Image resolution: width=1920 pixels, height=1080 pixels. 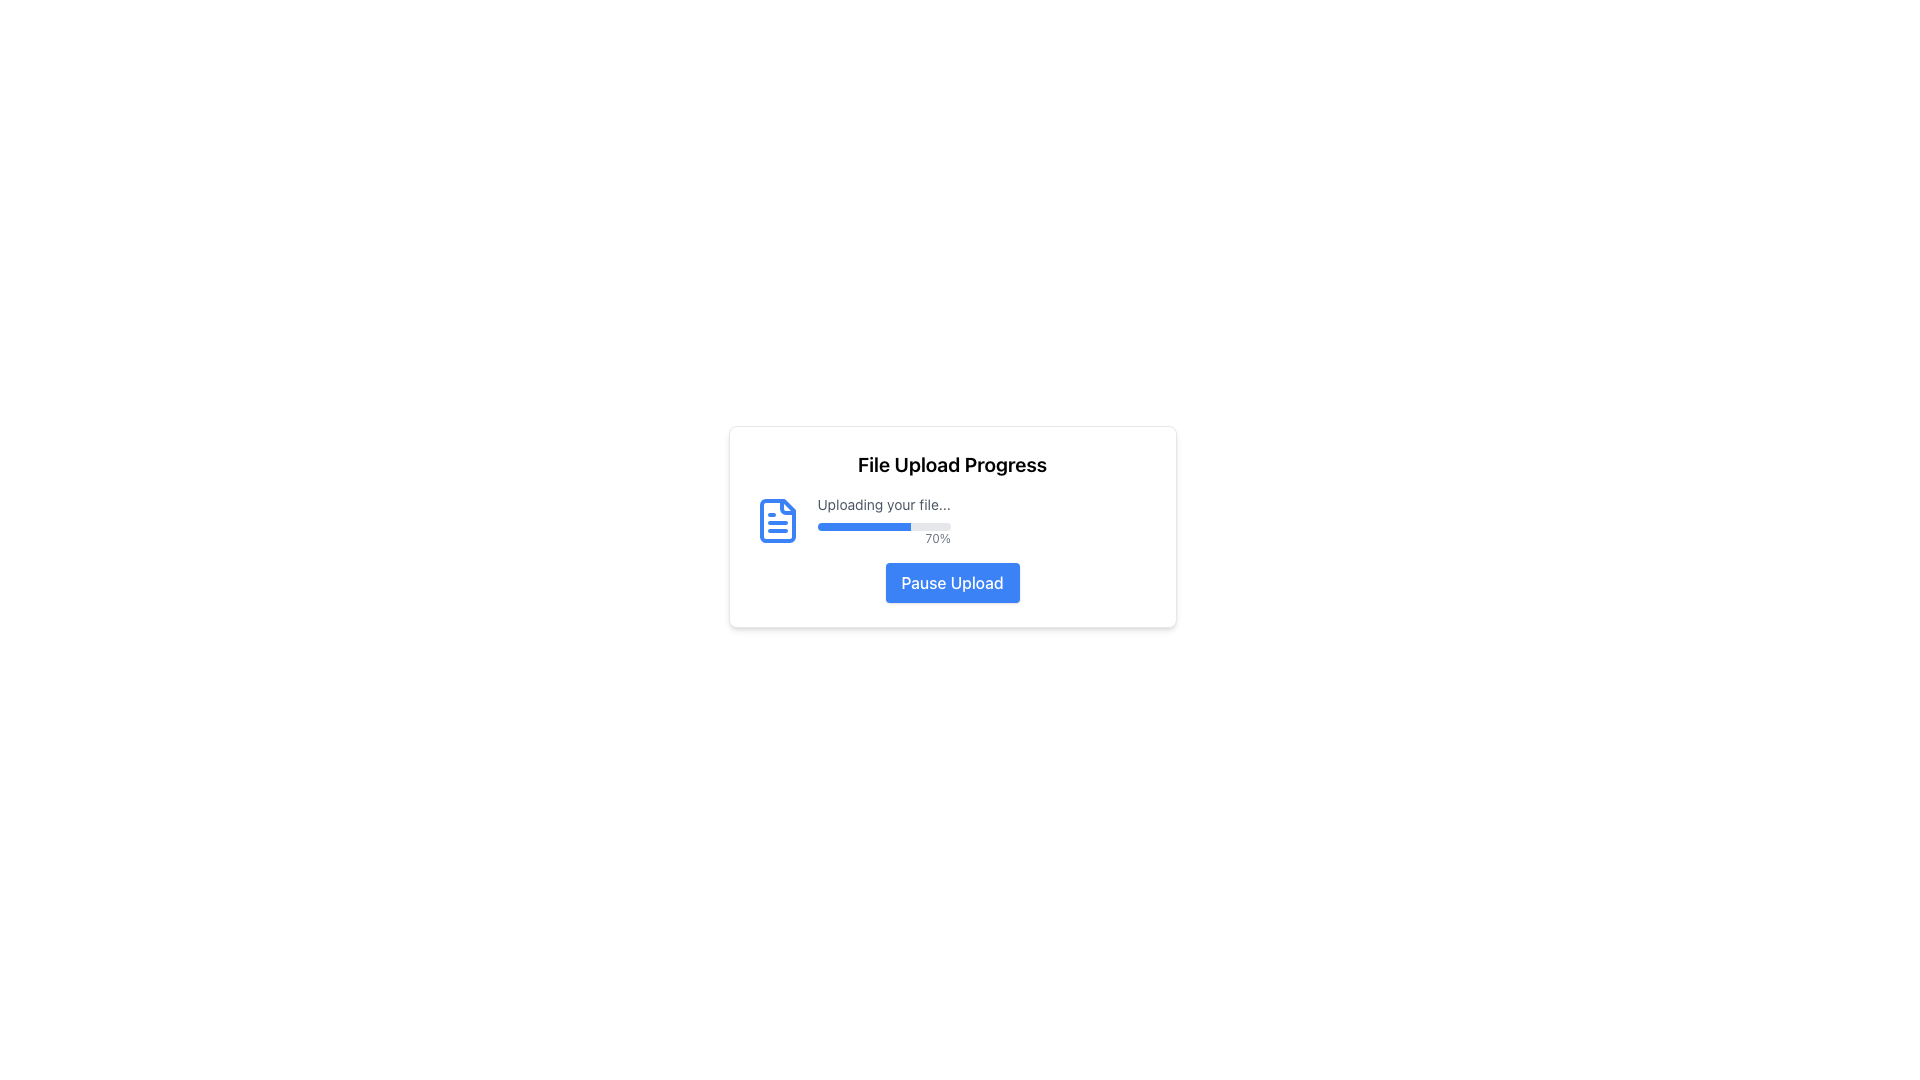 I want to click on the progress indicator for the file upload process, which is located above the 'Pause Upload' button and displays the upload status visually and numerically, so click(x=951, y=519).